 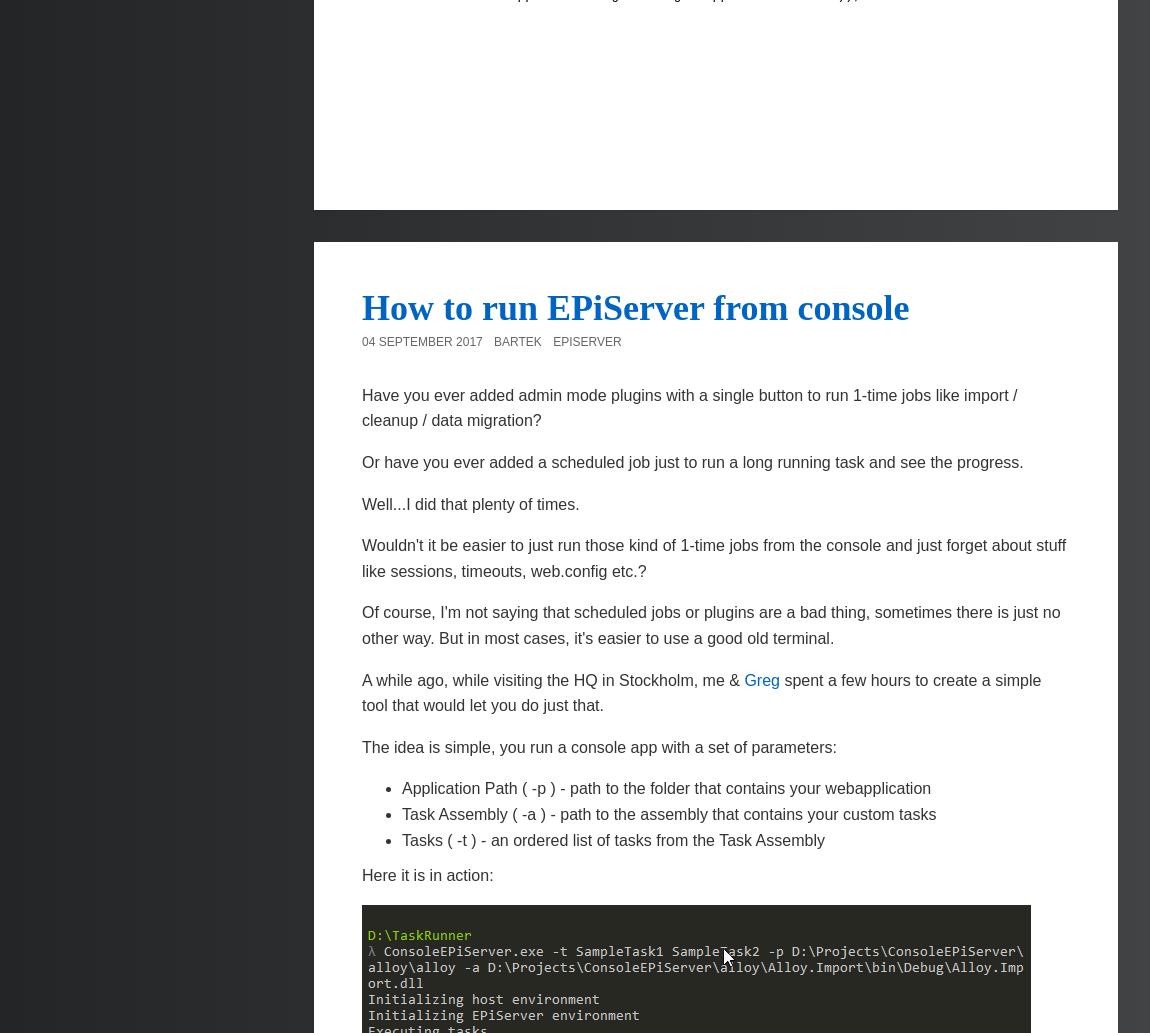 I want to click on 'How to run EPiServer from console', so click(x=634, y=306).